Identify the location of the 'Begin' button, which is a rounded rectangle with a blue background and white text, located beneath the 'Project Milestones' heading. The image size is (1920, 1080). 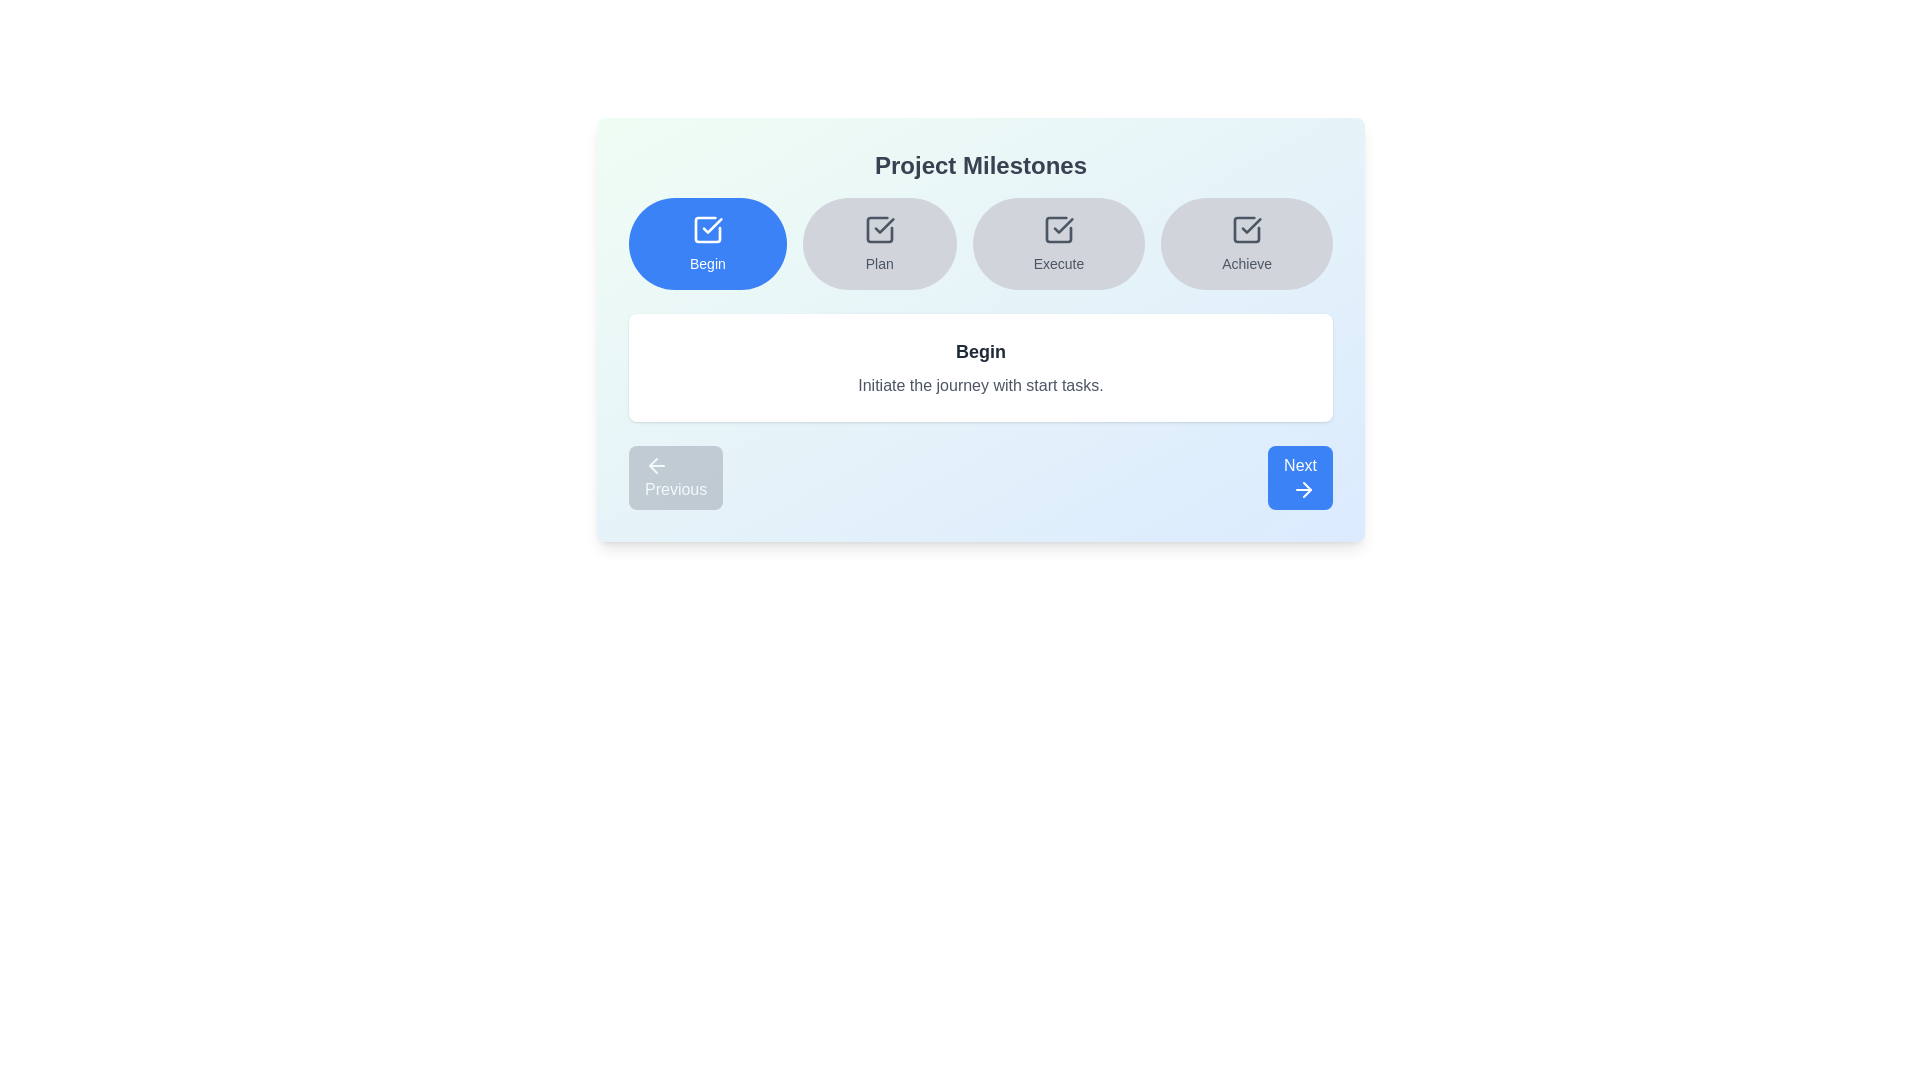
(707, 242).